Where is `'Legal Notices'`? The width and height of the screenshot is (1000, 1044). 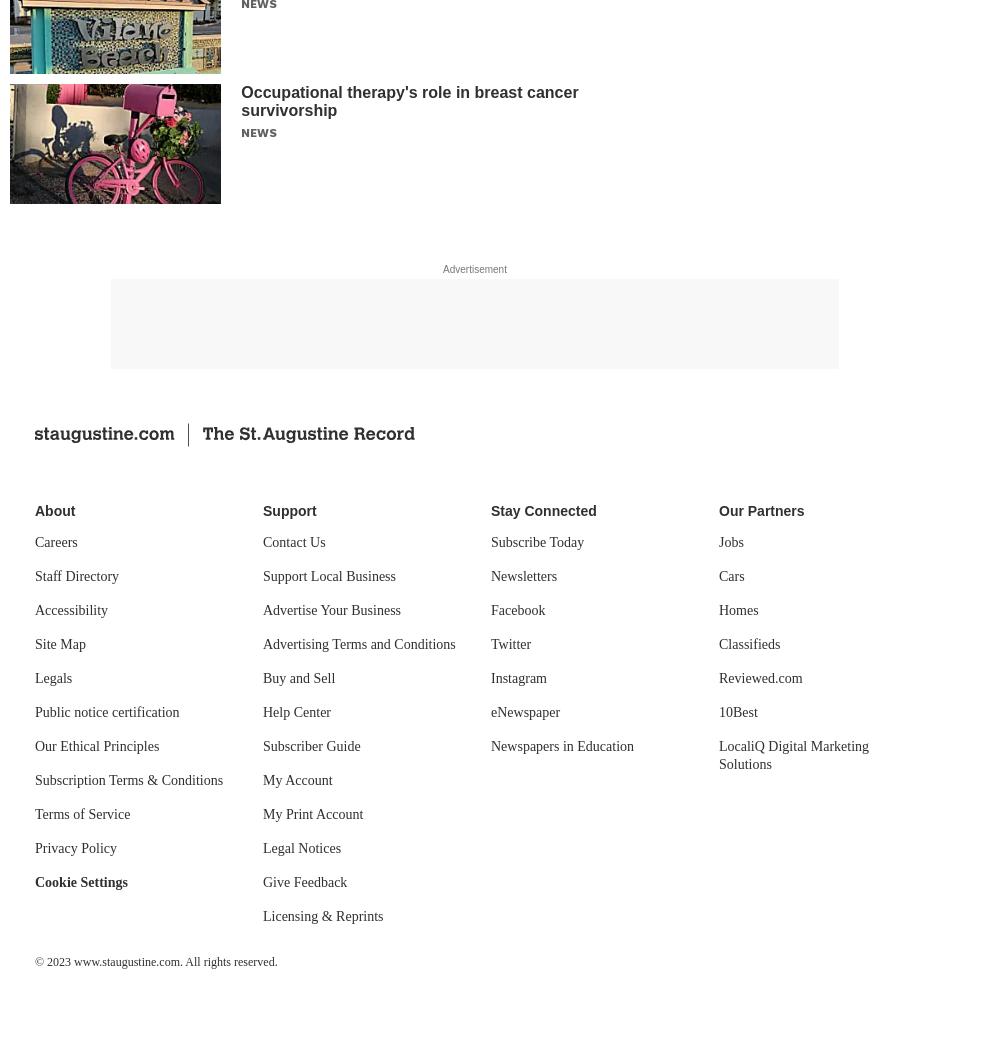
'Legal Notices' is located at coordinates (302, 847).